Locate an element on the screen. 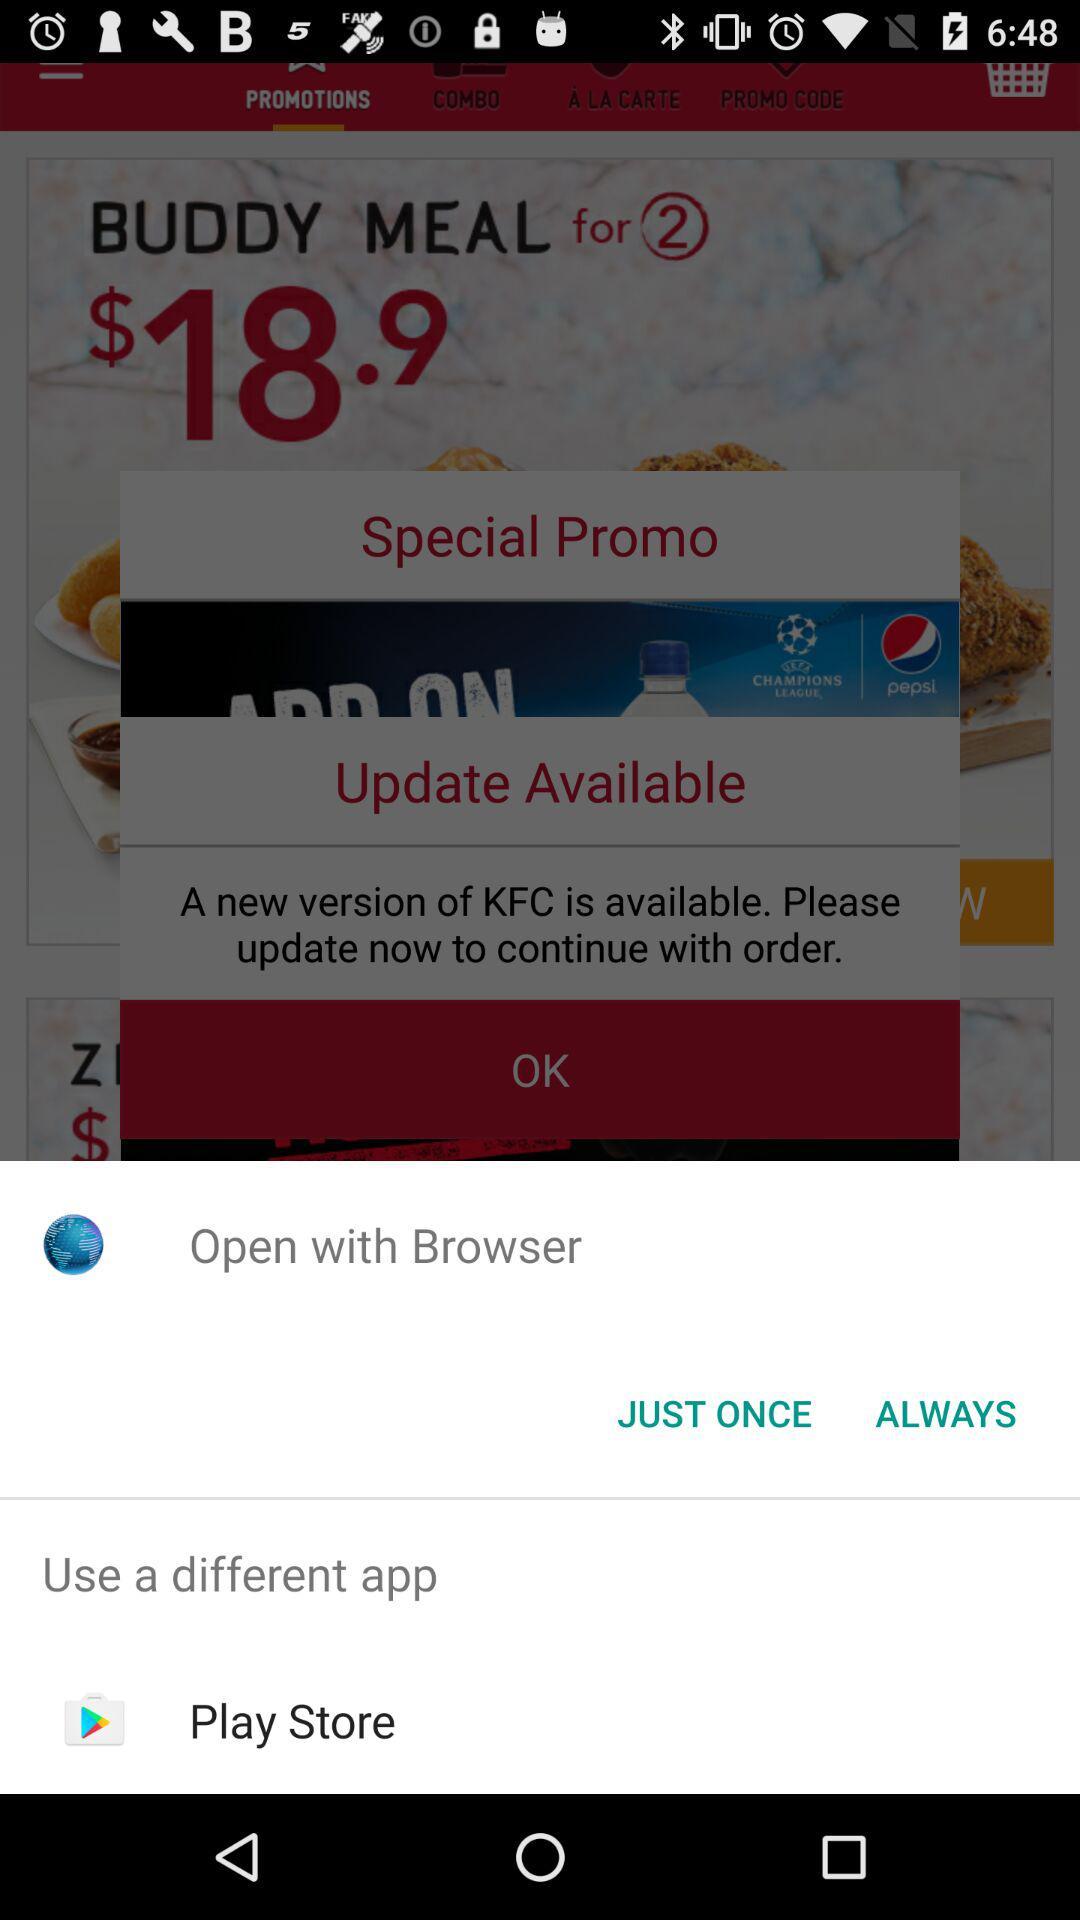 This screenshot has height=1920, width=1080. use a different is located at coordinates (540, 1572).